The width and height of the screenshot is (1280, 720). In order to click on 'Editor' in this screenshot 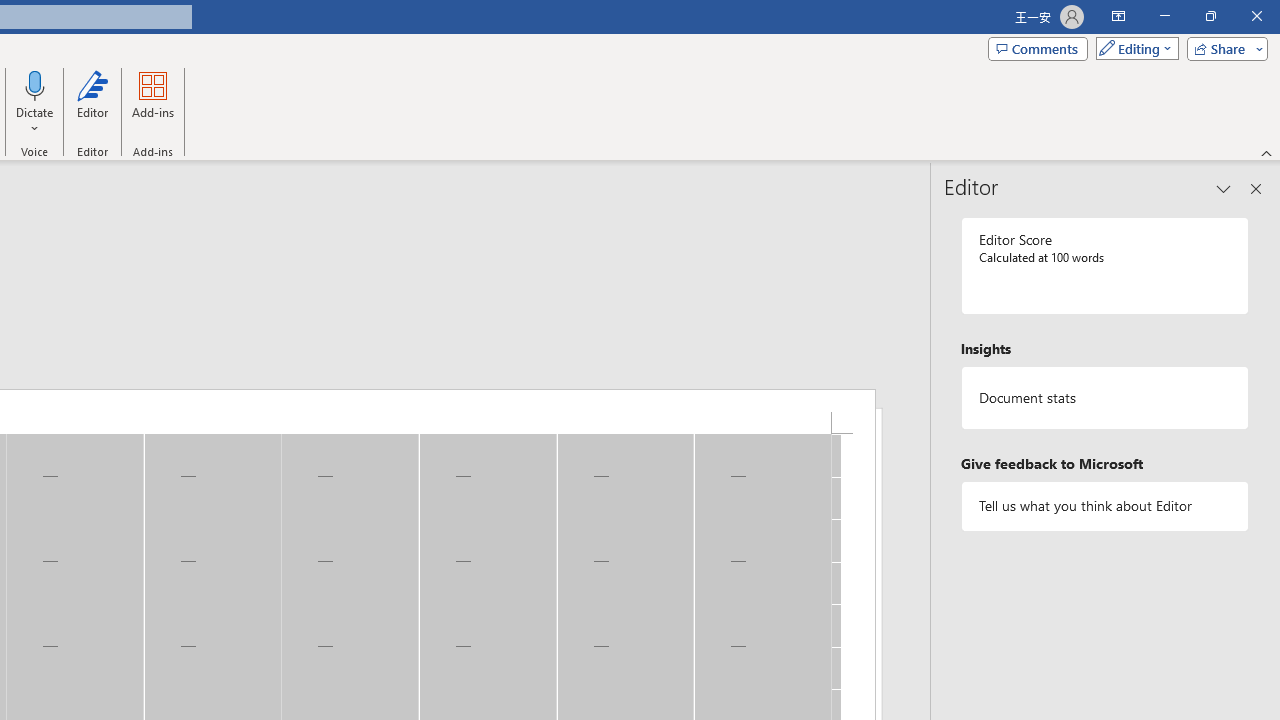, I will do `click(91, 103)`.